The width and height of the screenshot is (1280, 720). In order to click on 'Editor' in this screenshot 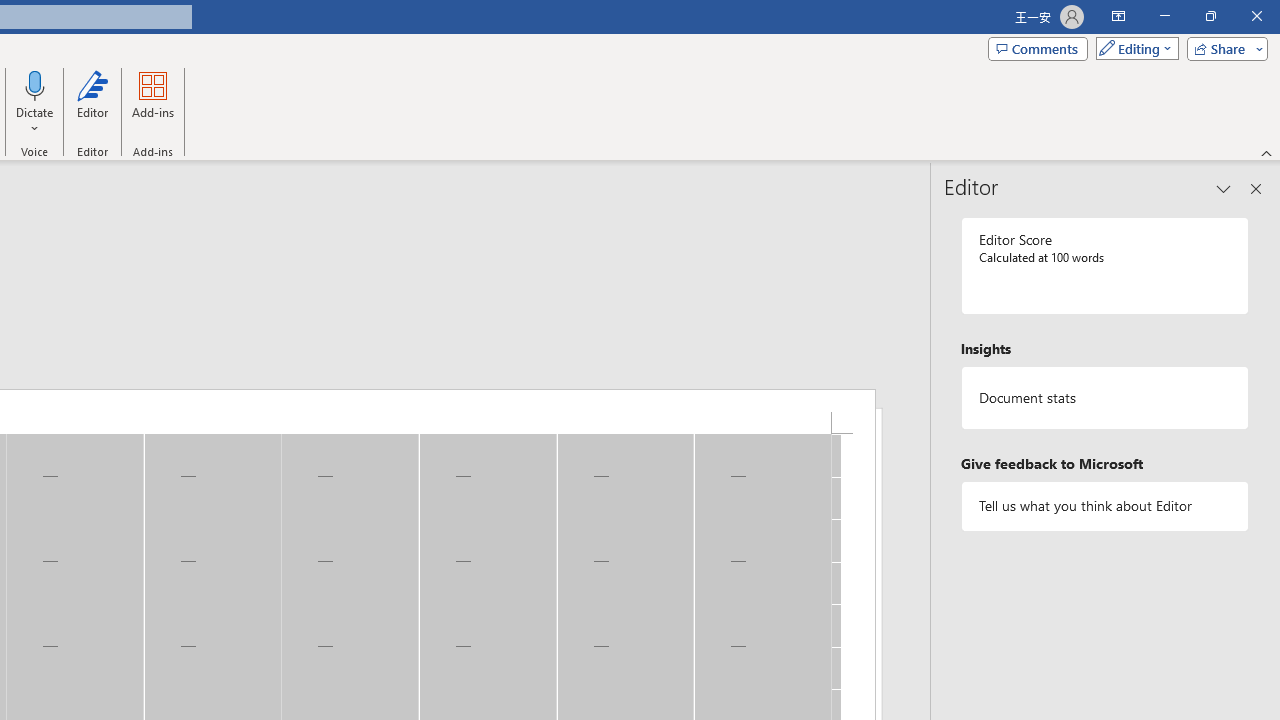, I will do `click(91, 103)`.